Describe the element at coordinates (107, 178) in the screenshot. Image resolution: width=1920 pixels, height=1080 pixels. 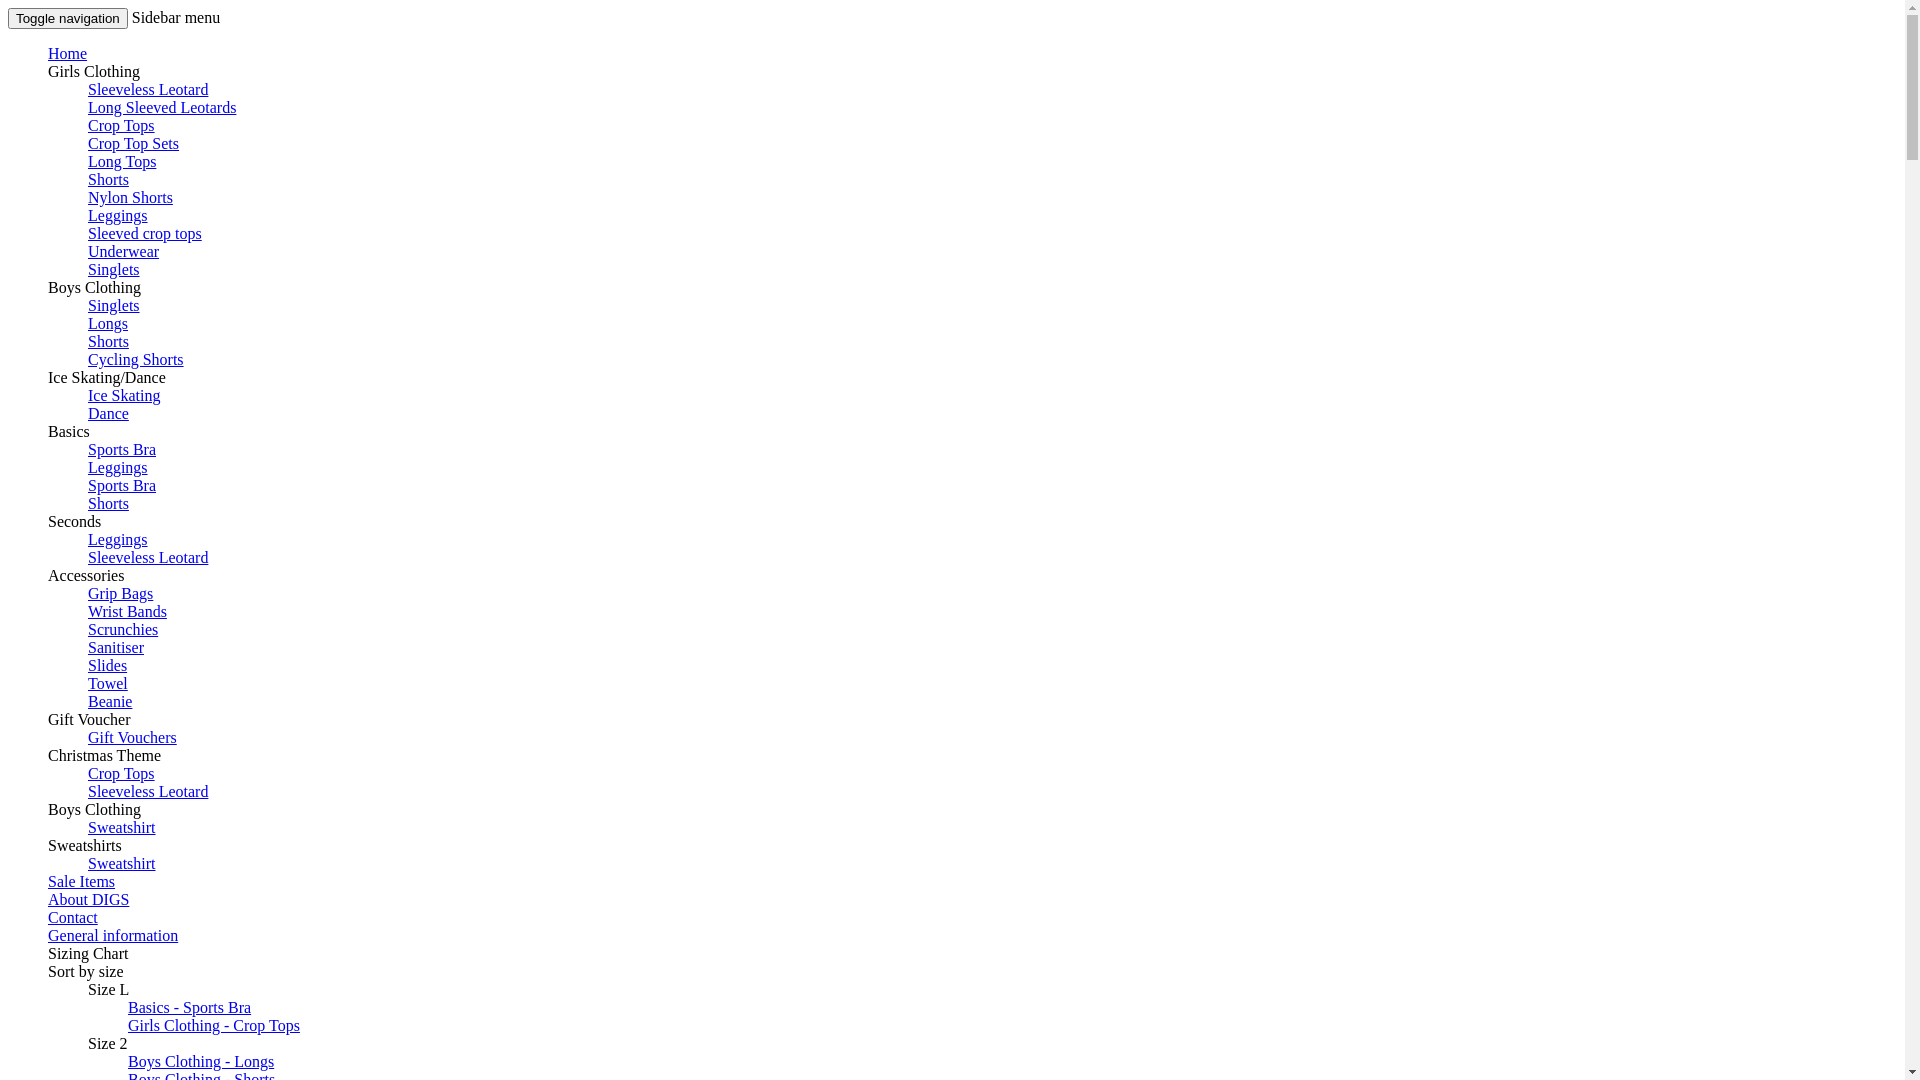
I see `'Shorts'` at that location.